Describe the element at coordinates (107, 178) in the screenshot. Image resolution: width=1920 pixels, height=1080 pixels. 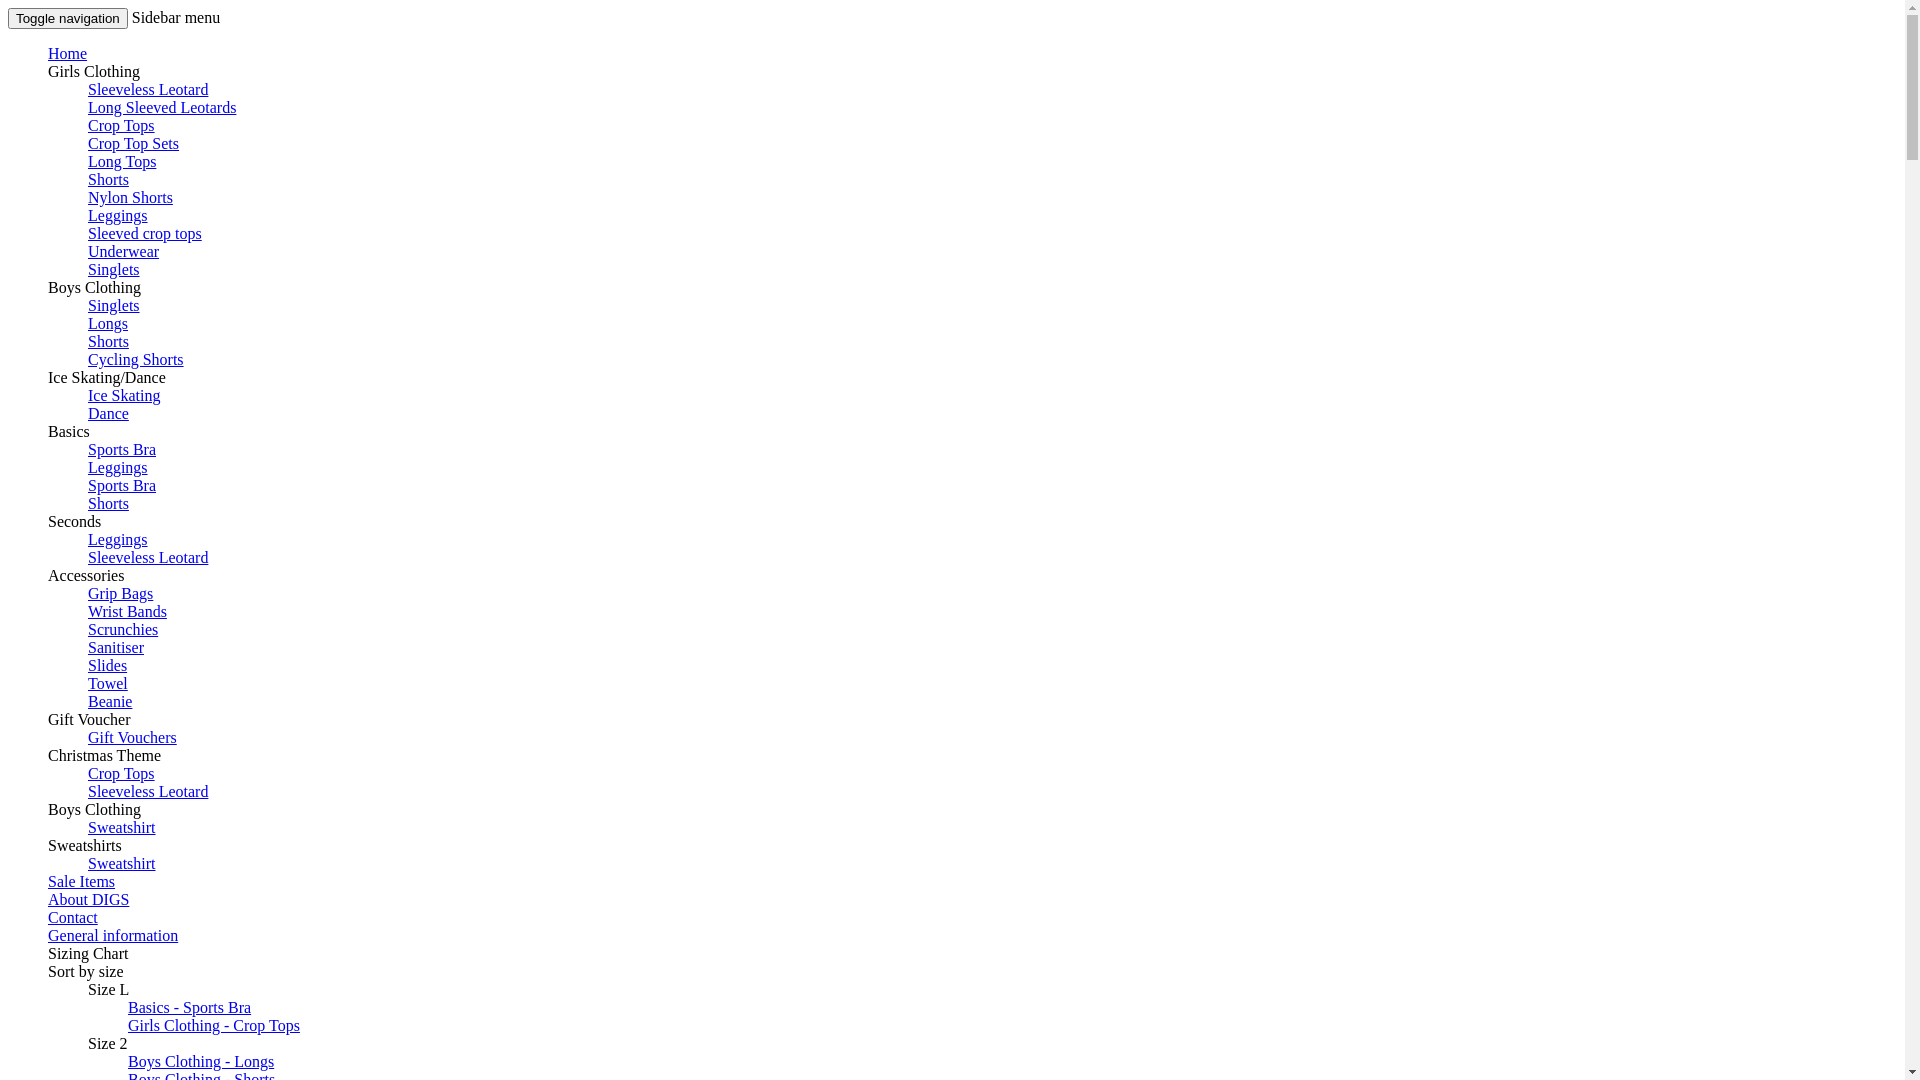
I see `'Shorts'` at that location.